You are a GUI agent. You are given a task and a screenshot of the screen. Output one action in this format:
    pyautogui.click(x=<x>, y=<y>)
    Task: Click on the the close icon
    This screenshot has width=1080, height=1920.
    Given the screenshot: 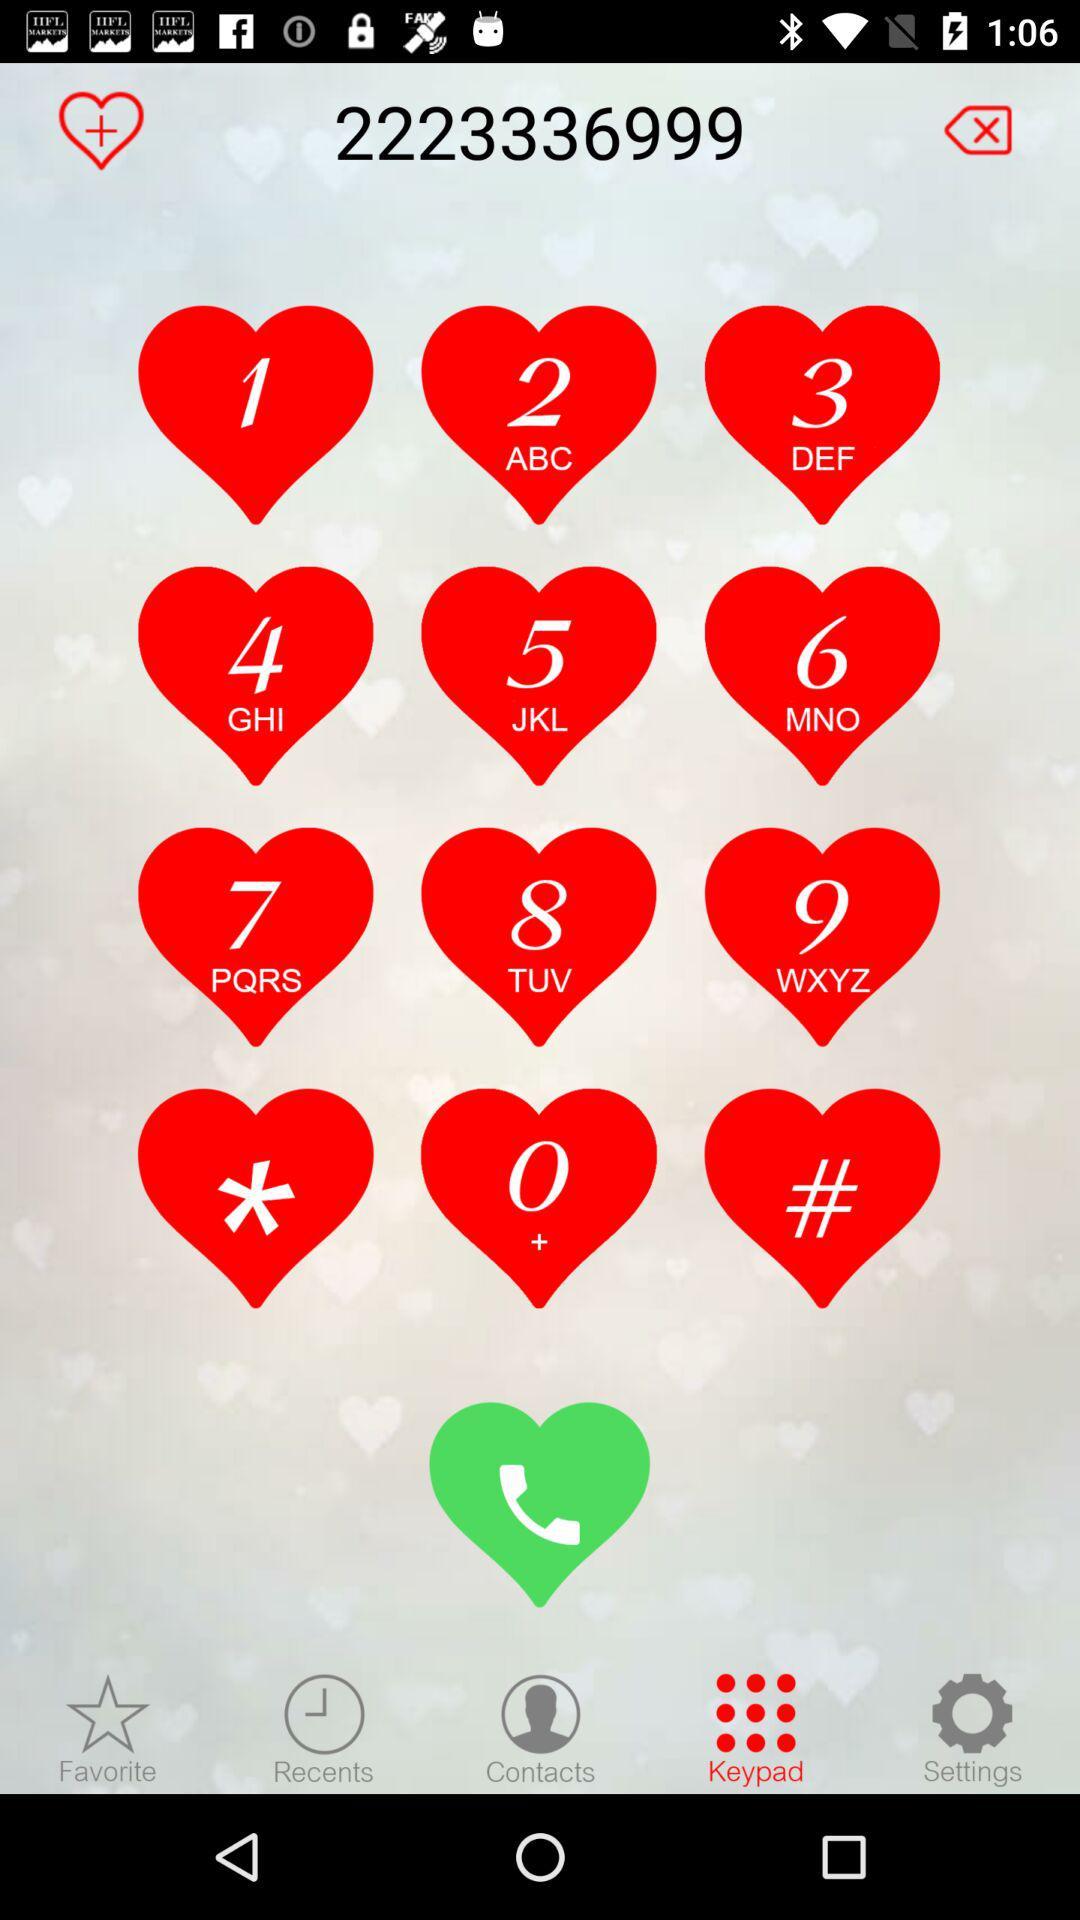 What is the action you would take?
    pyautogui.click(x=988, y=120)
    